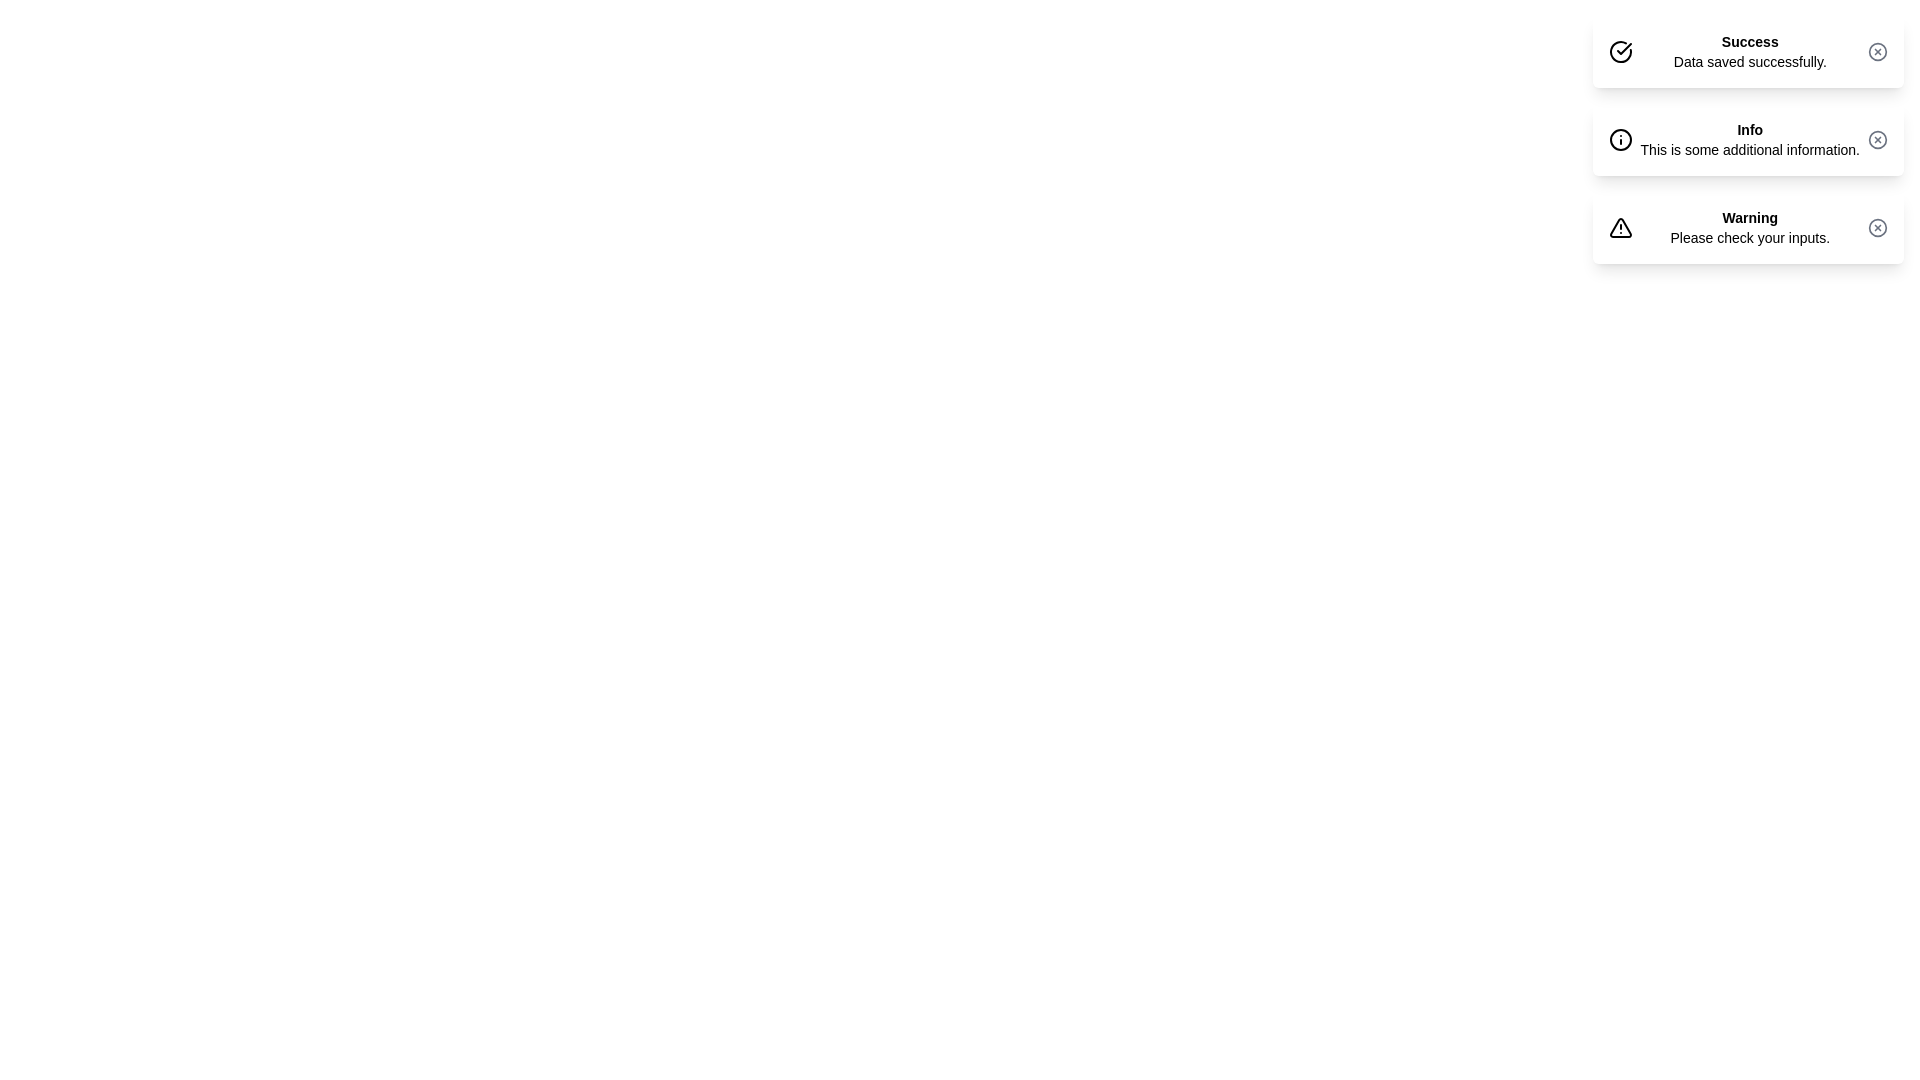  What do you see at coordinates (1876, 226) in the screenshot?
I see `the SVG circle element that forms the base circular outline of the close icon located at the bottom-right of the notice panel` at bounding box center [1876, 226].